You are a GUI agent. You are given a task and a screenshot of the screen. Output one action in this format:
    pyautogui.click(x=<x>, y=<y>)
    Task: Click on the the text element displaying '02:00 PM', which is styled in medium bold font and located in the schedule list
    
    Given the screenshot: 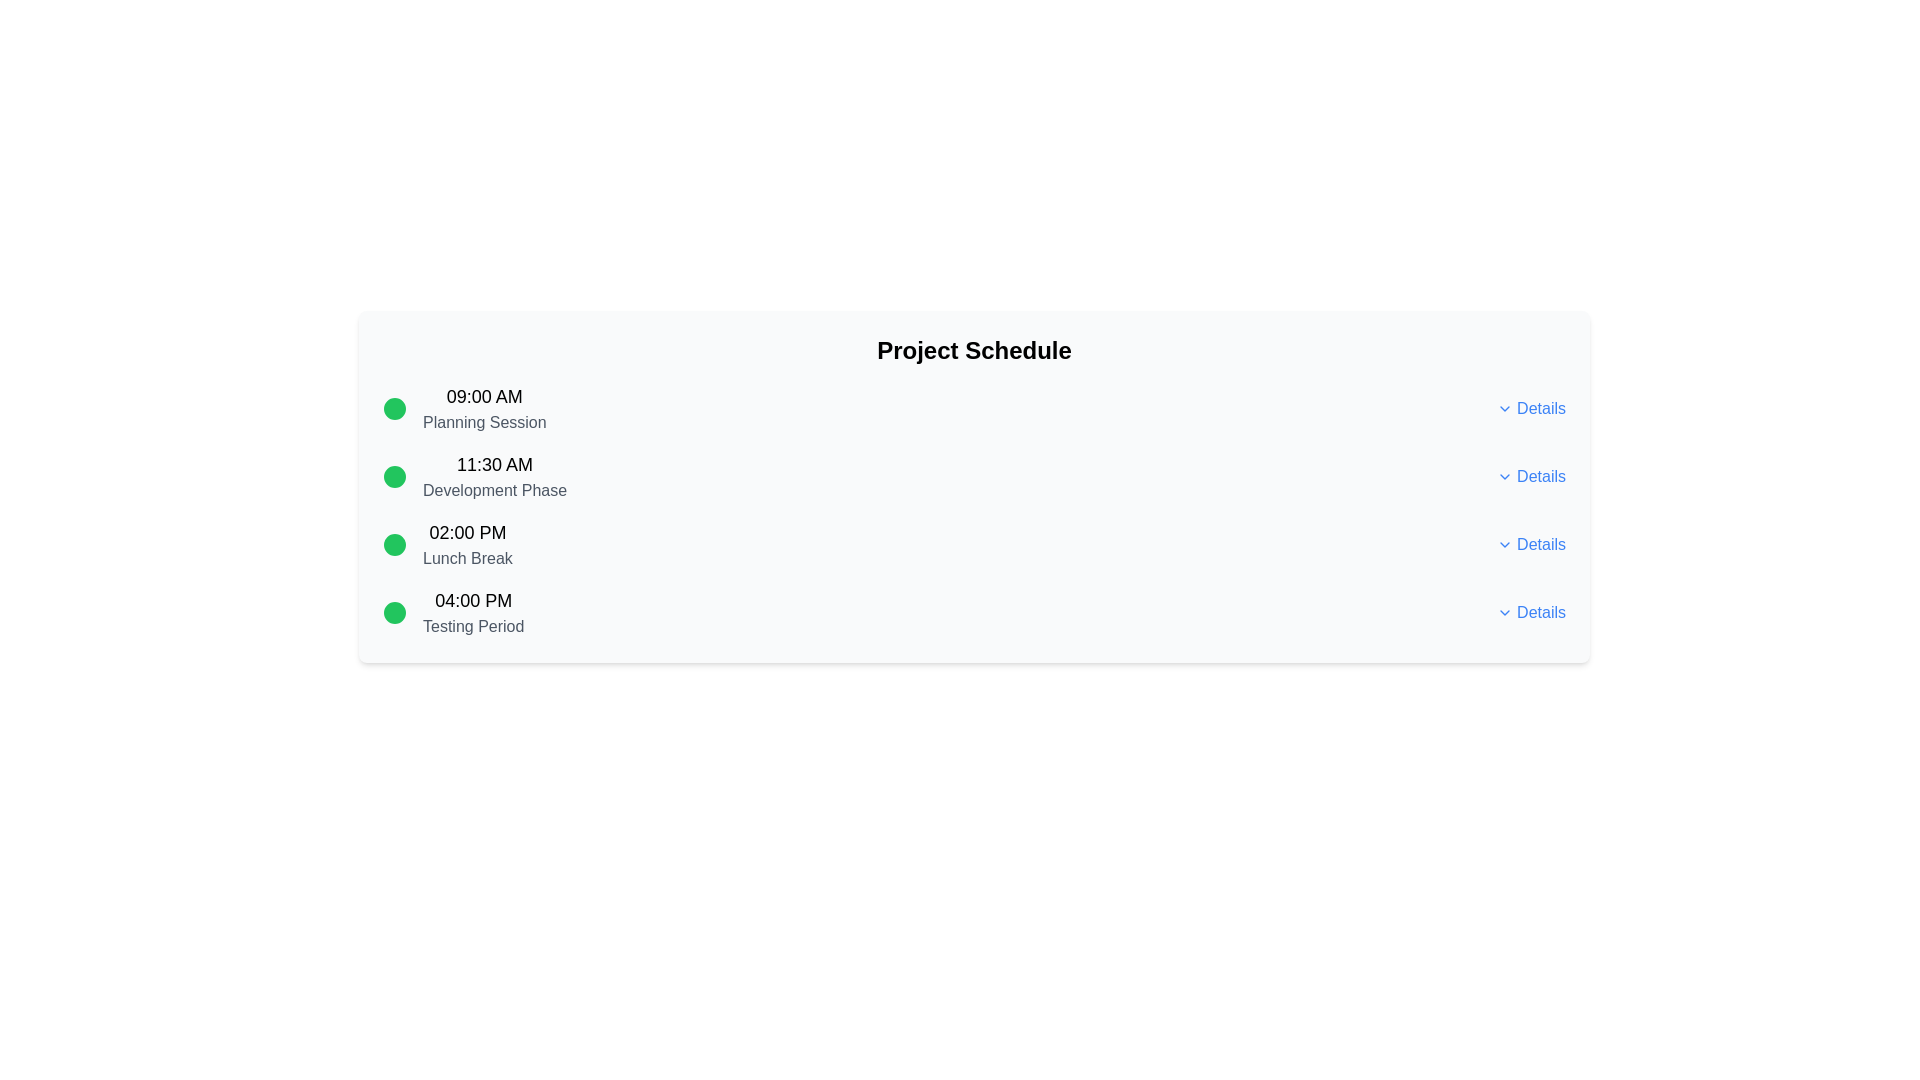 What is the action you would take?
    pyautogui.click(x=466, y=531)
    